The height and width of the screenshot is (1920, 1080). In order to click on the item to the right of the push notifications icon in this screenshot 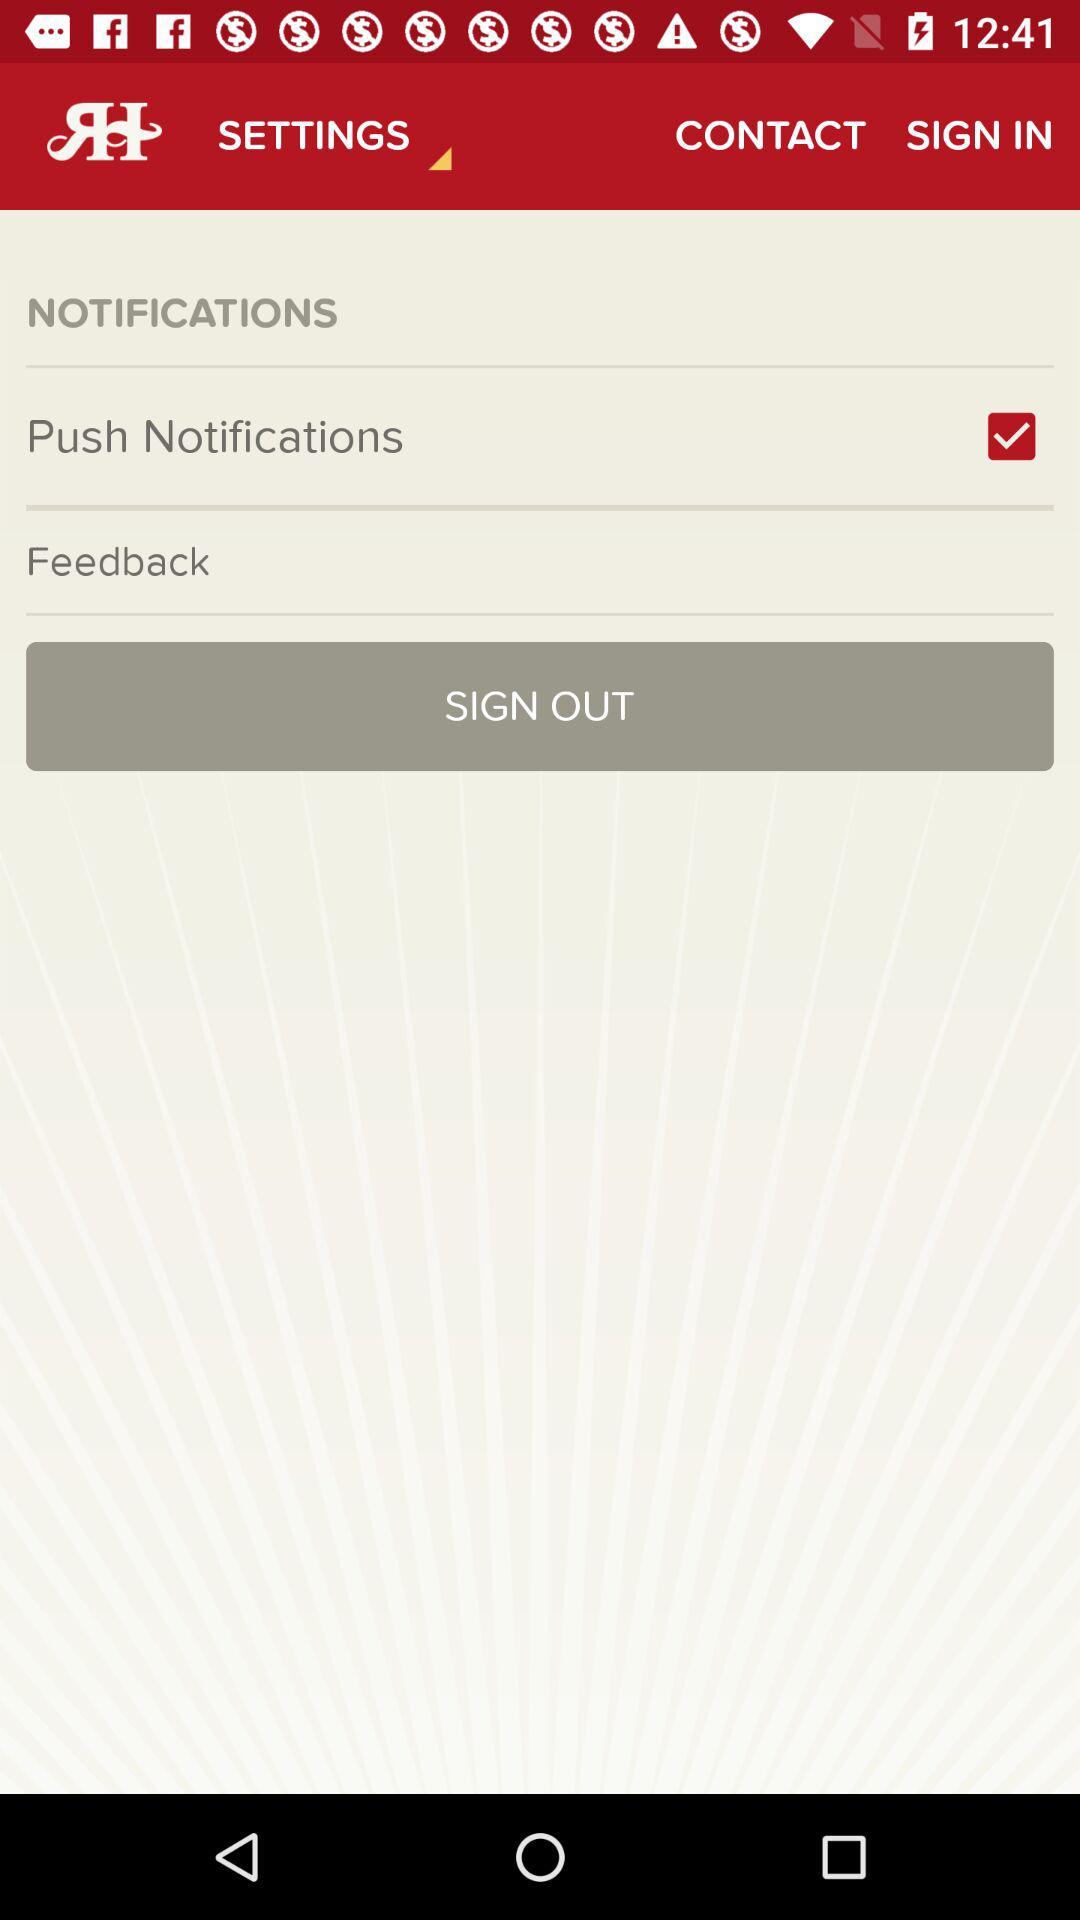, I will do `click(1011, 435)`.